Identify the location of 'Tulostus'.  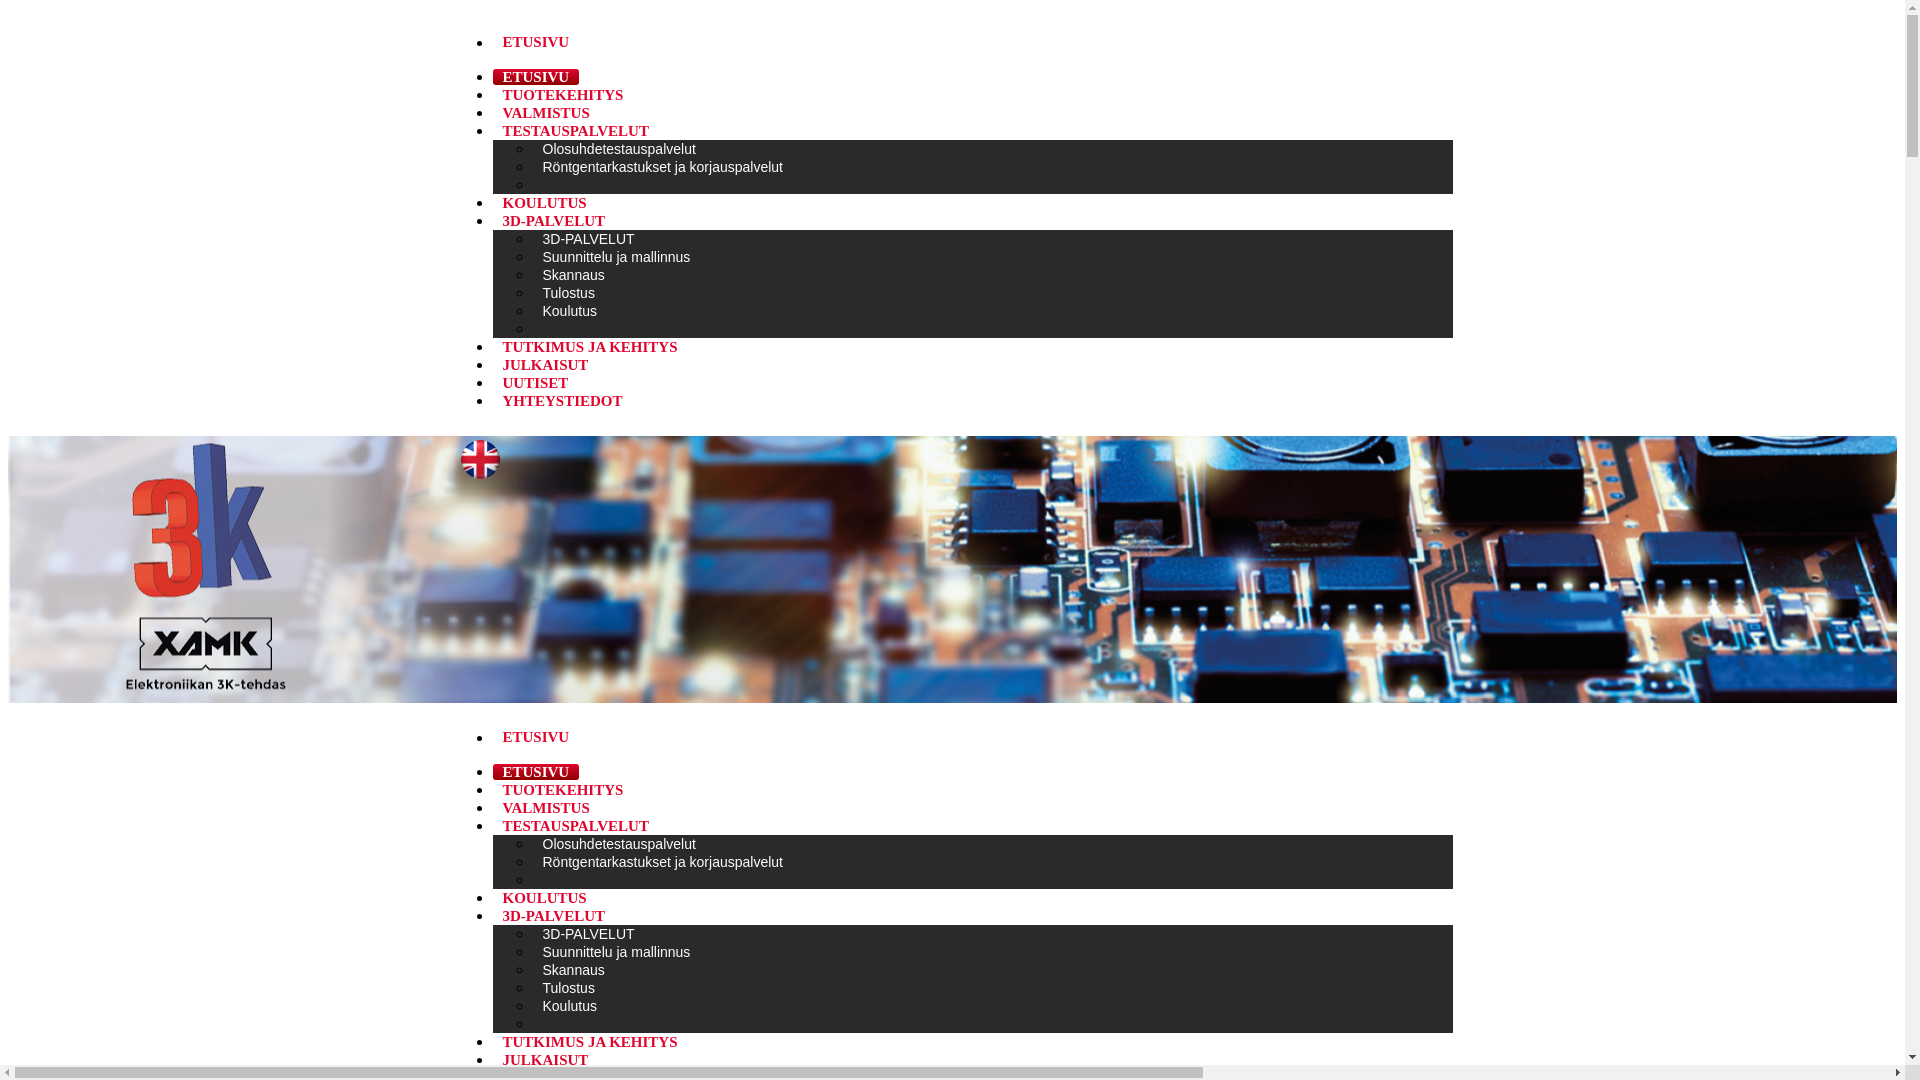
(566, 986).